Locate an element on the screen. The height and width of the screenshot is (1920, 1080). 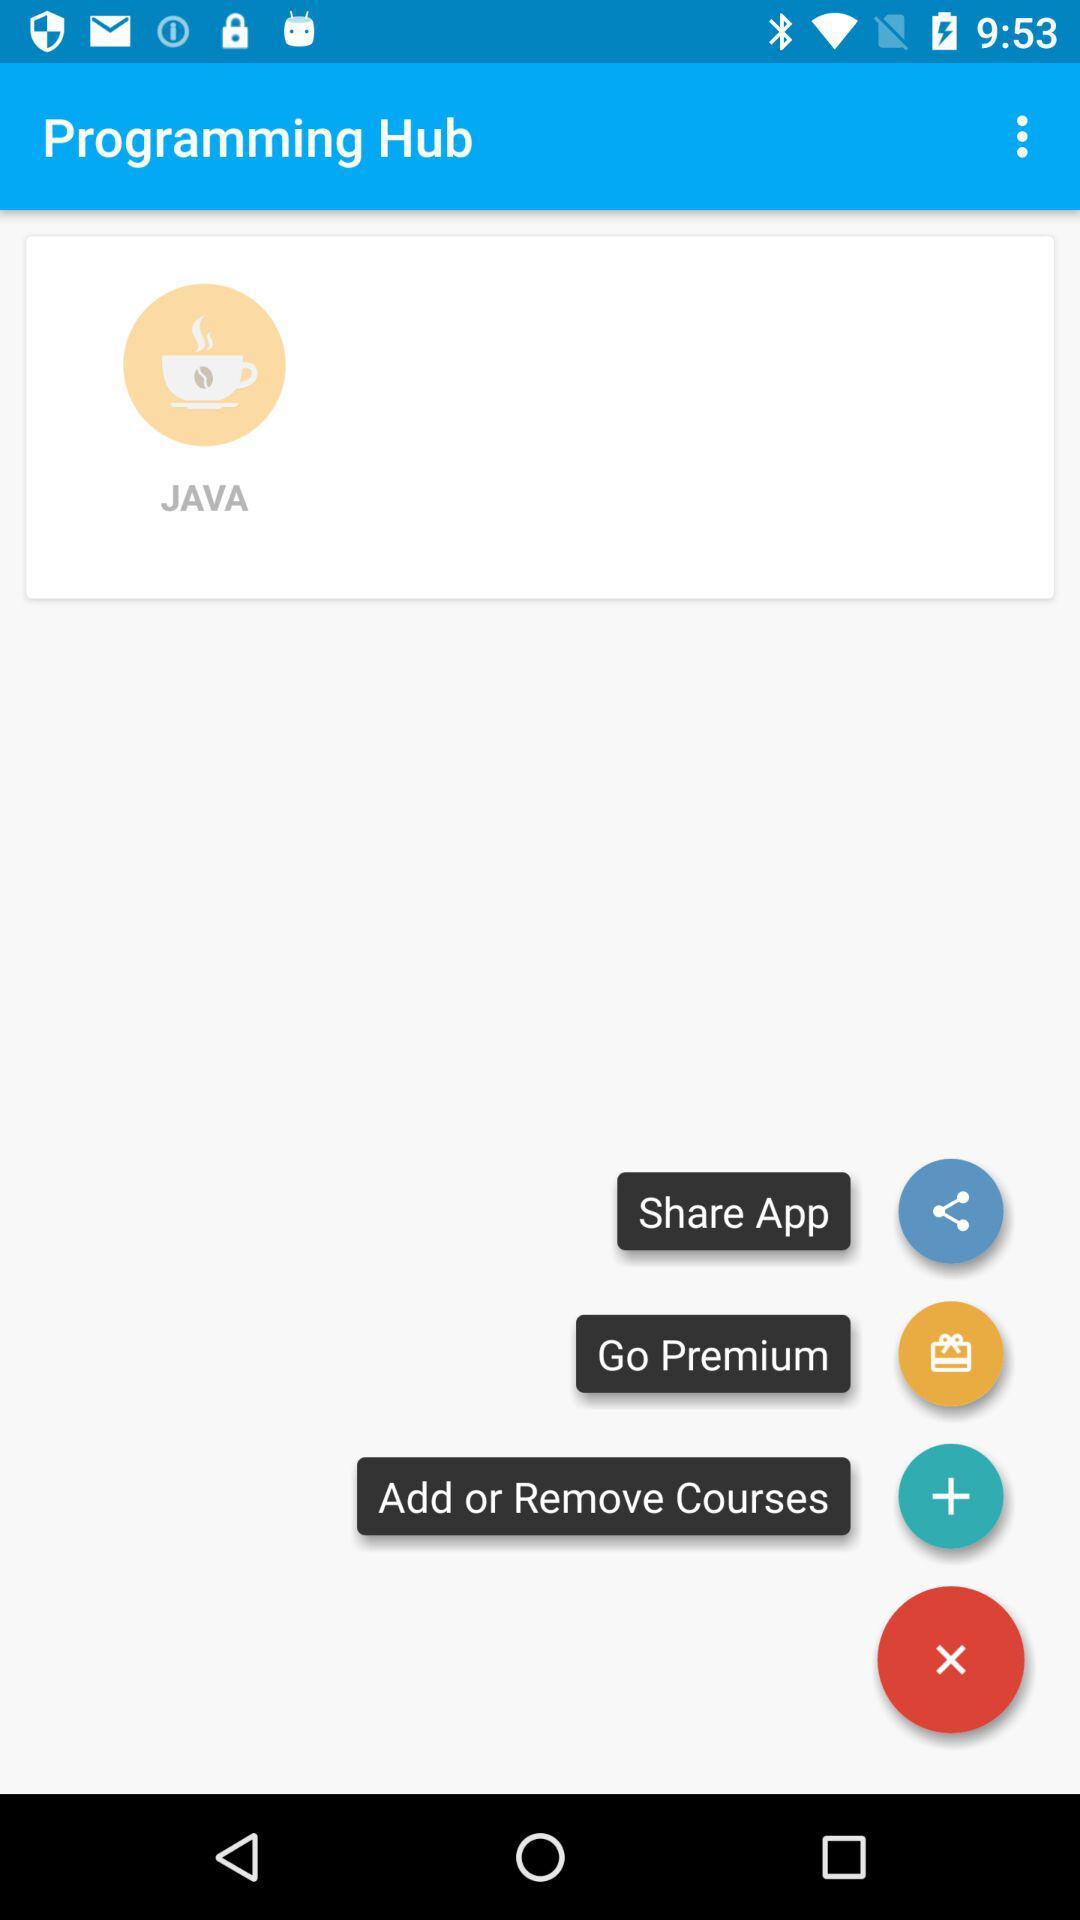
item above add or remove icon is located at coordinates (712, 1353).